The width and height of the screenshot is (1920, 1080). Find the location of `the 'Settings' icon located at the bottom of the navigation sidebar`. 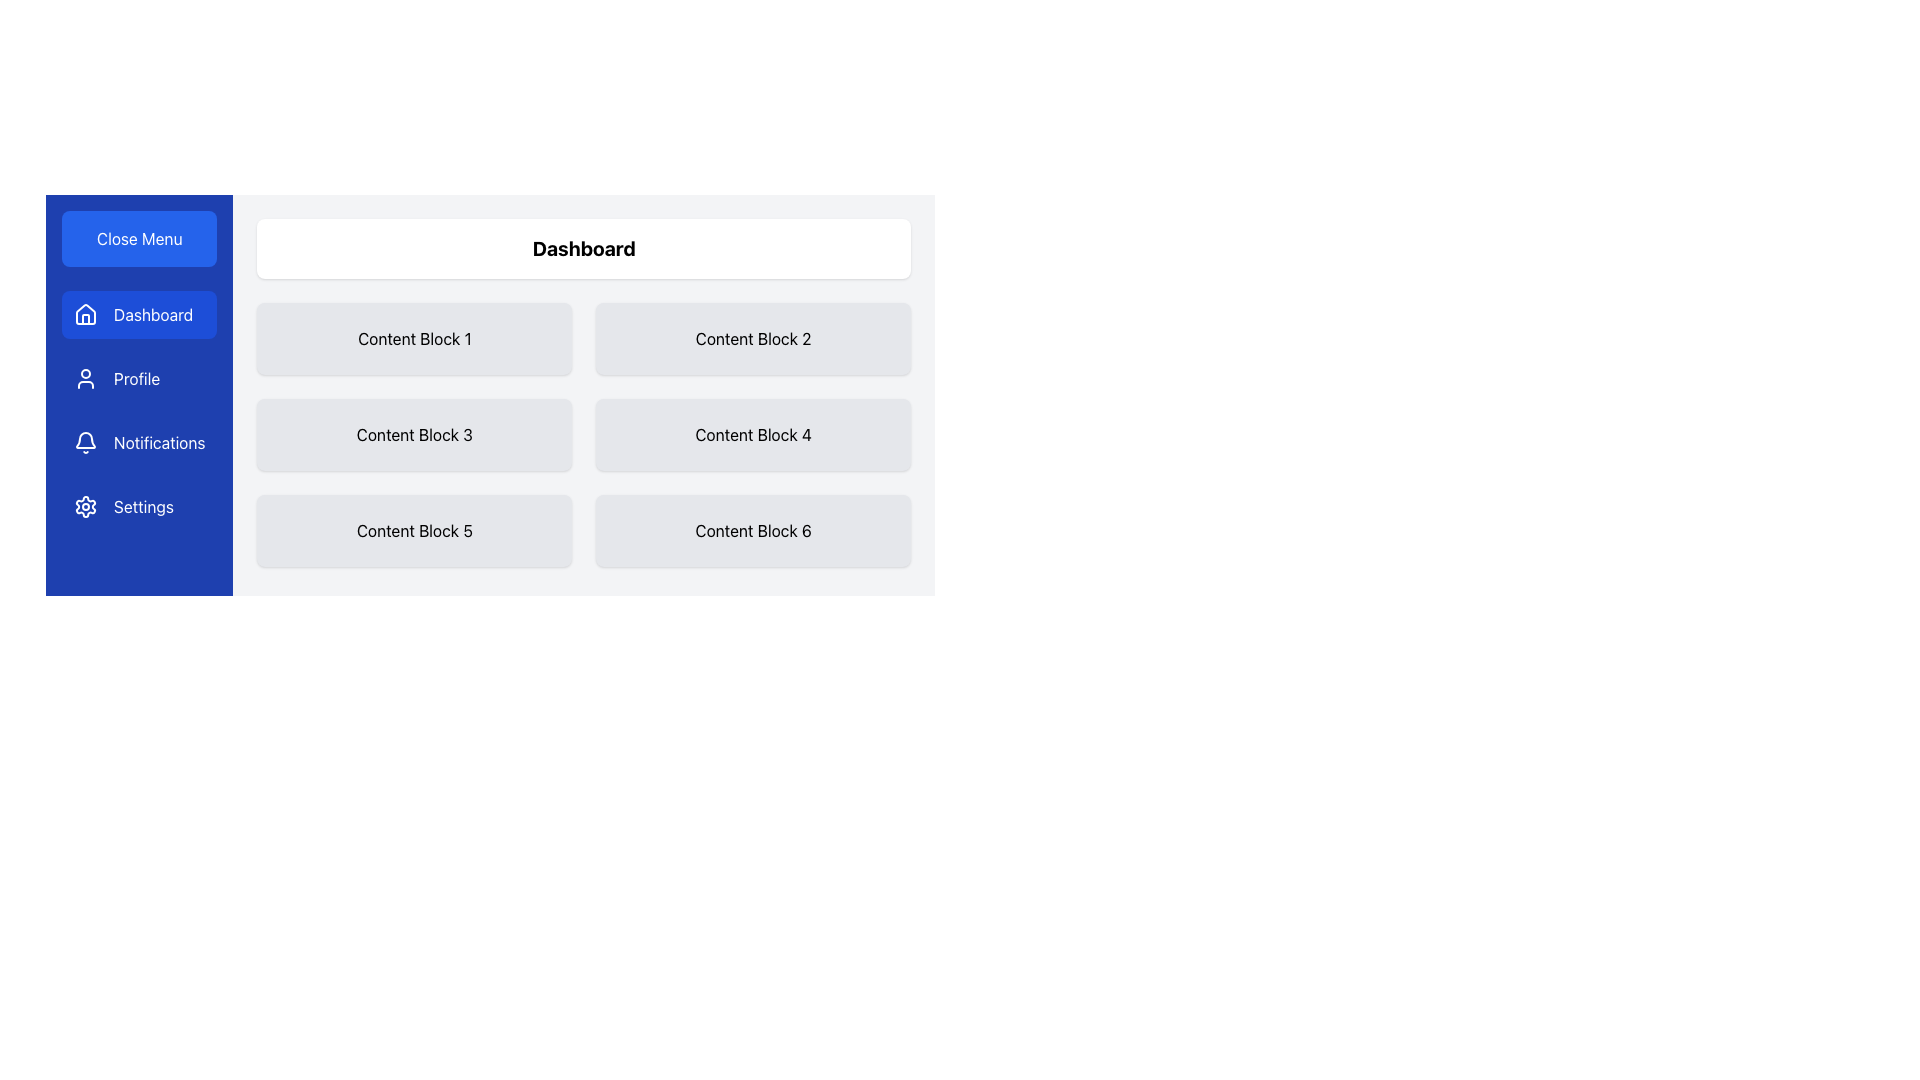

the 'Settings' icon located at the bottom of the navigation sidebar is located at coordinates (85, 505).